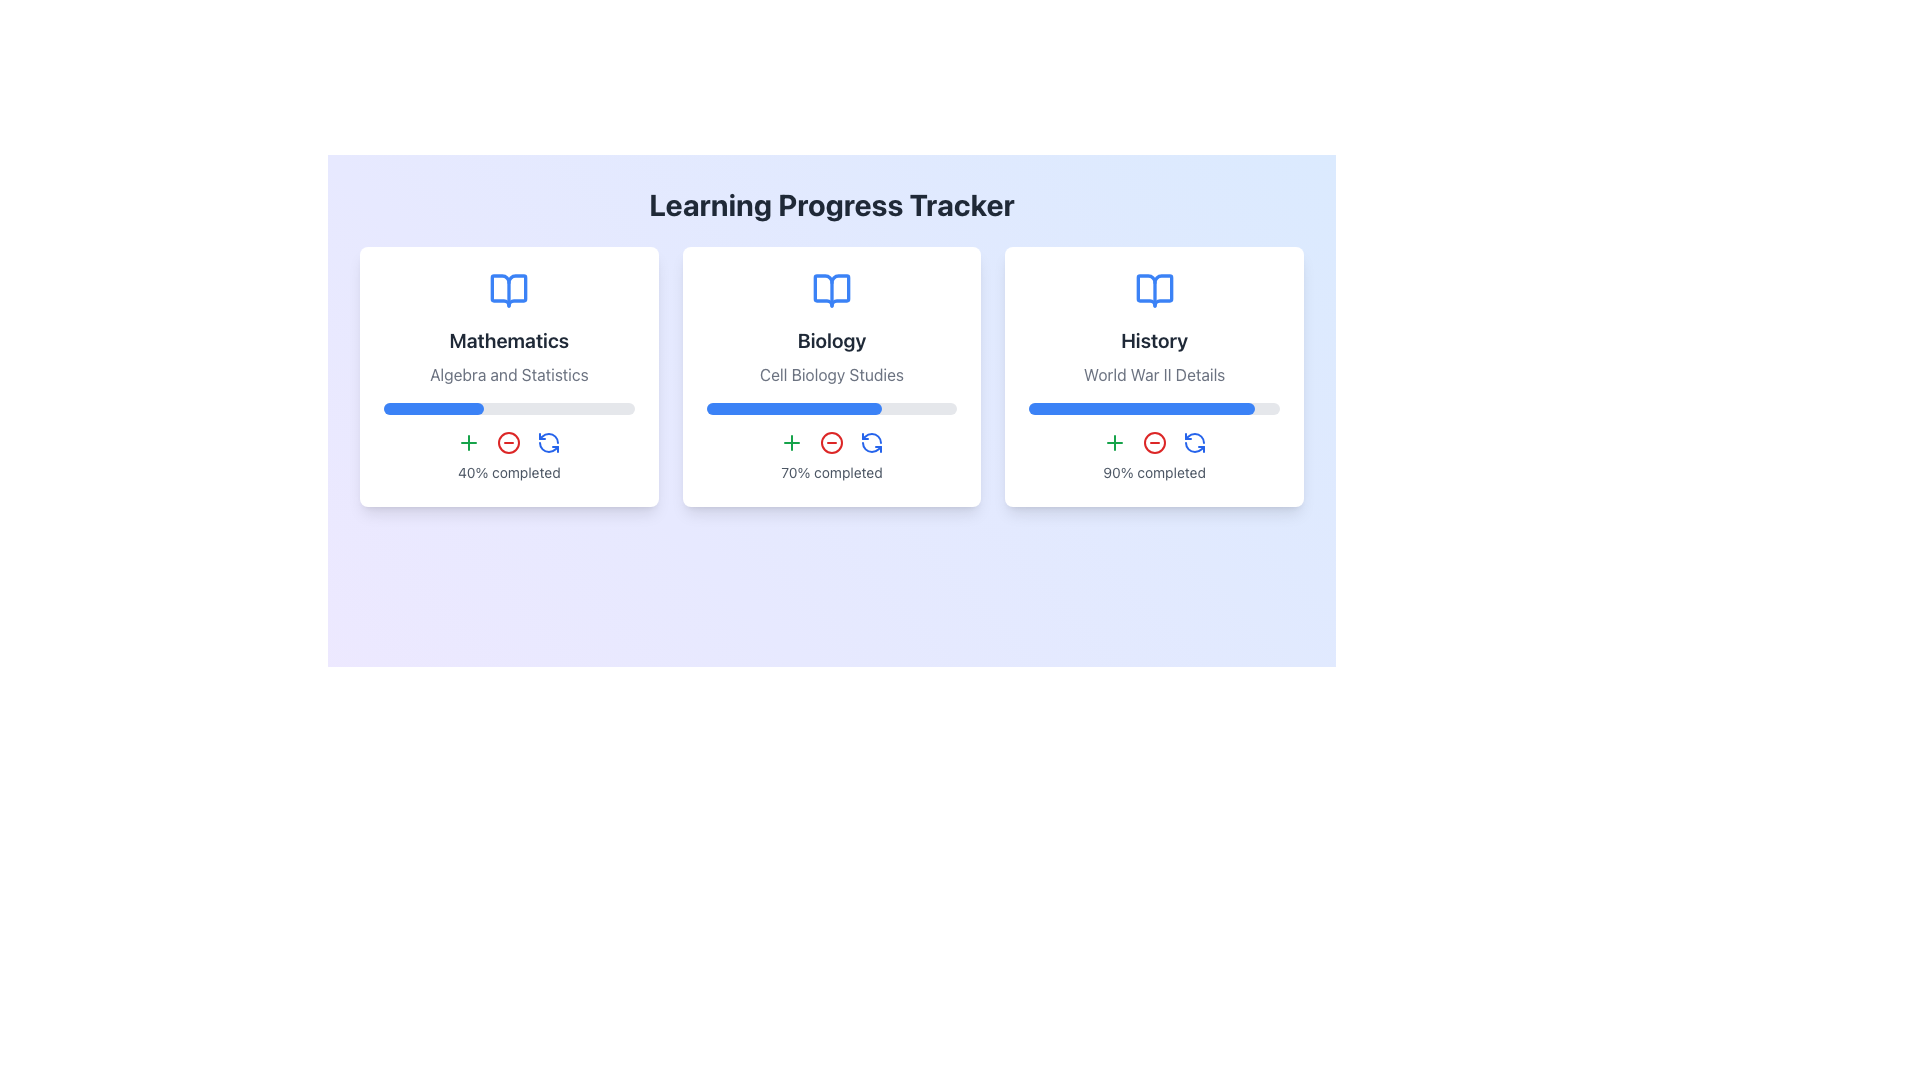 The width and height of the screenshot is (1920, 1080). What do you see at coordinates (1154, 290) in the screenshot?
I see `the body of the open book icon located in the 'History' card under the 'Learning Progress Tracker' section` at bounding box center [1154, 290].